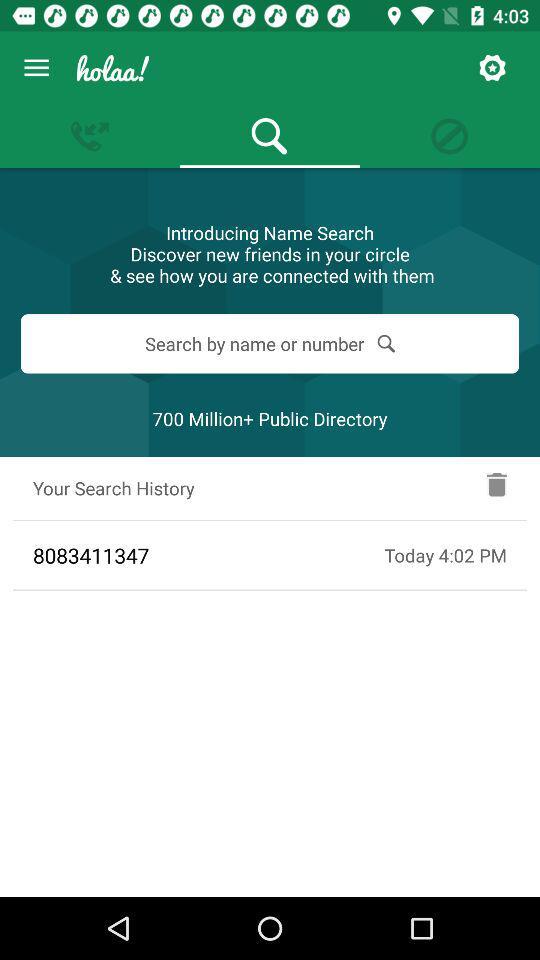  Describe the element at coordinates (496, 487) in the screenshot. I see `button to delete the search history` at that location.